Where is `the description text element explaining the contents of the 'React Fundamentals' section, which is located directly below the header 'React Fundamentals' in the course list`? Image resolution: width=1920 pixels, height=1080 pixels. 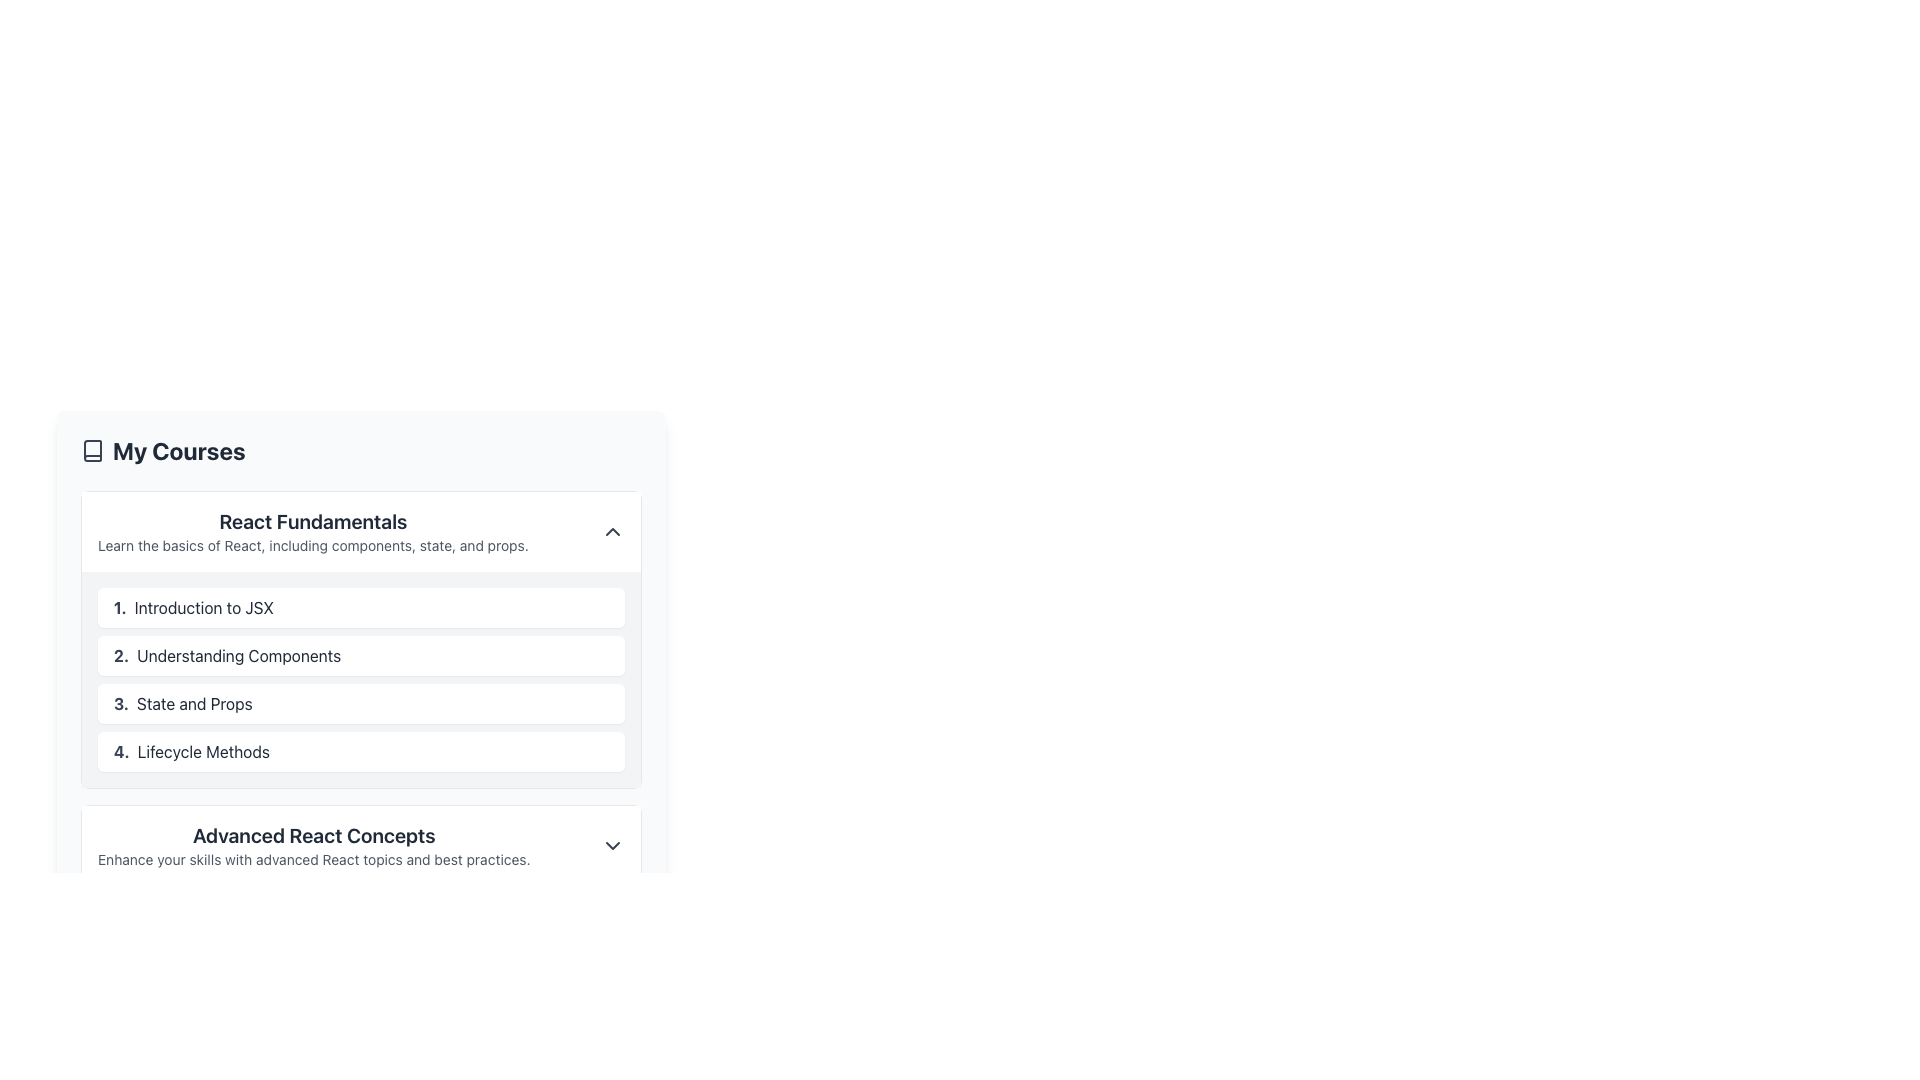 the description text element explaining the contents of the 'React Fundamentals' section, which is located directly below the header 'React Fundamentals' in the course list is located at coordinates (312, 546).